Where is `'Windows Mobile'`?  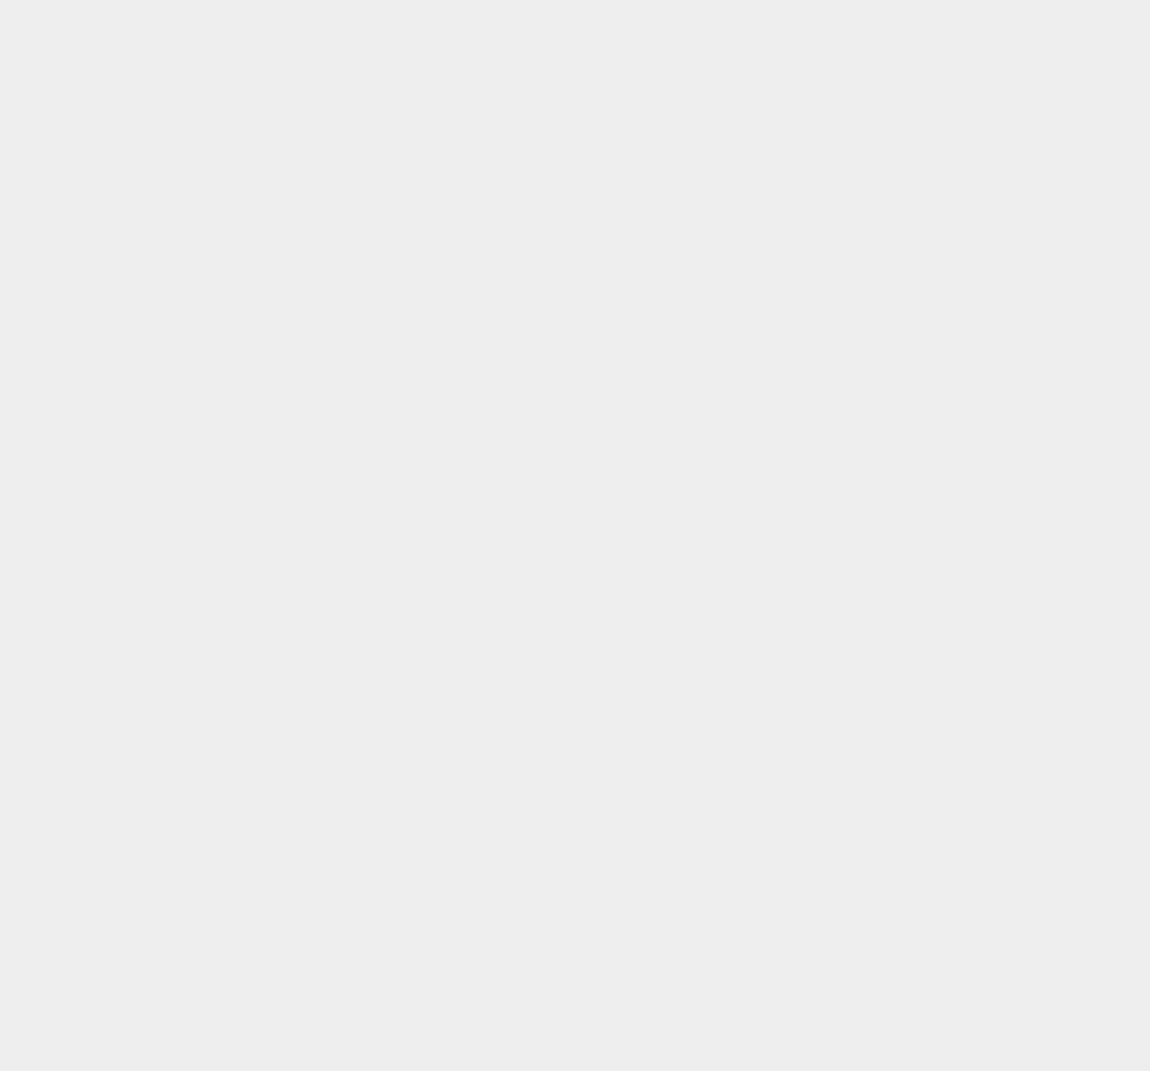
'Windows Mobile' is located at coordinates (812, 721).